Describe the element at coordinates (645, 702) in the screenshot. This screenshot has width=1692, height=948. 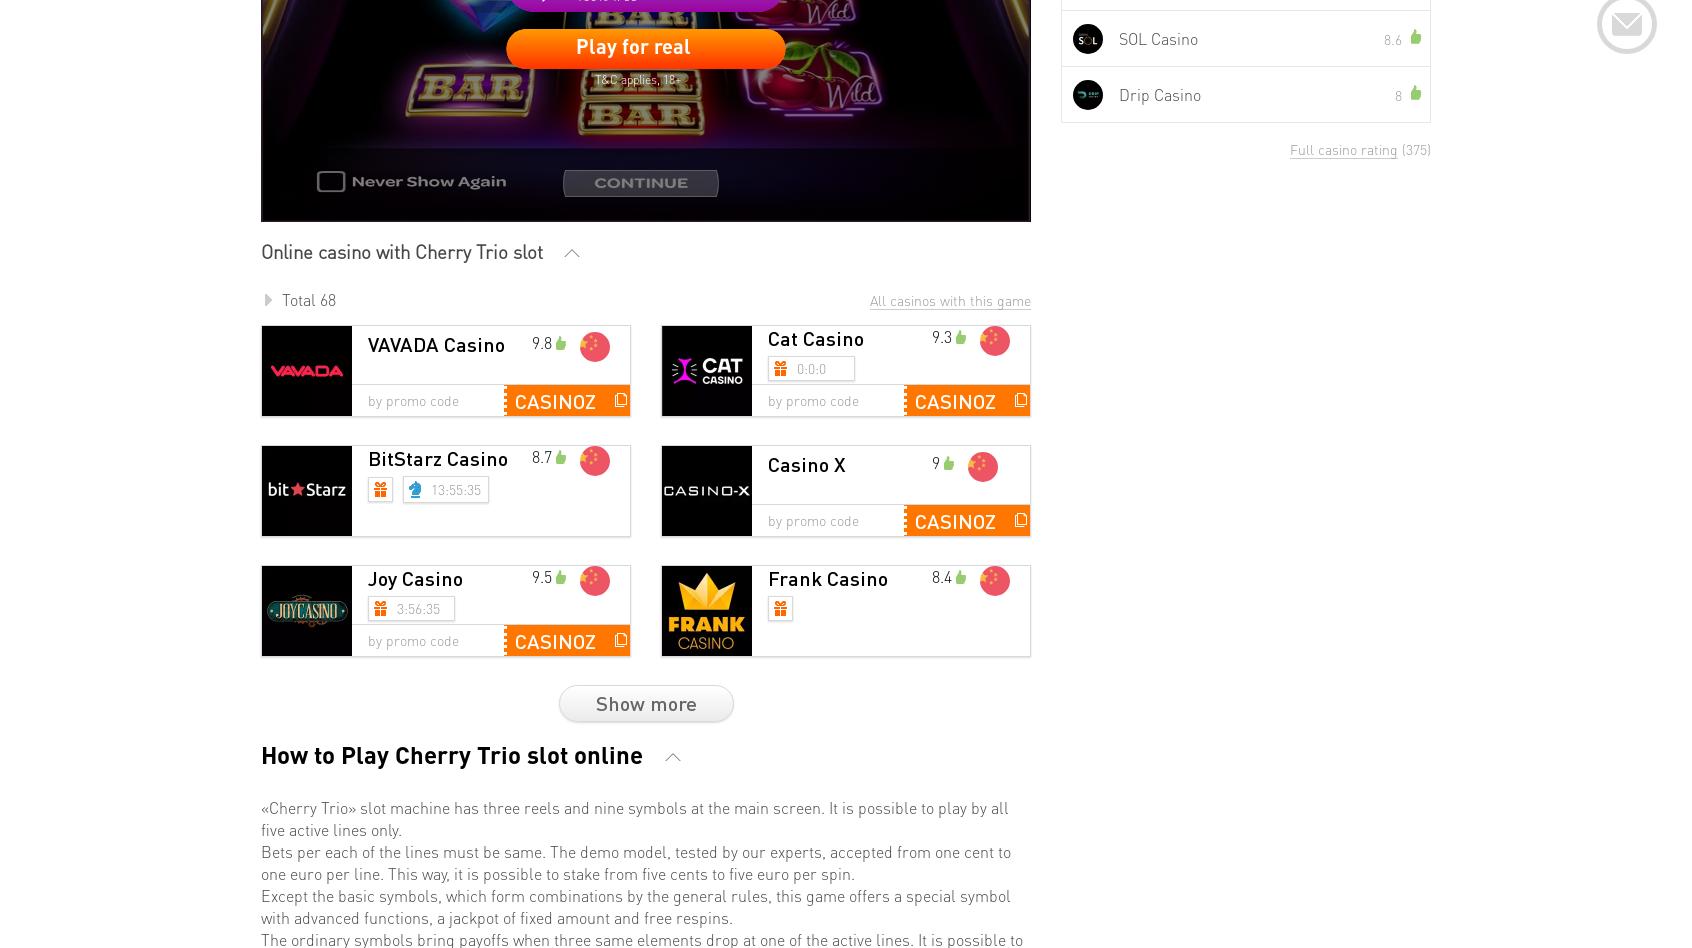
I see `'Show more'` at that location.